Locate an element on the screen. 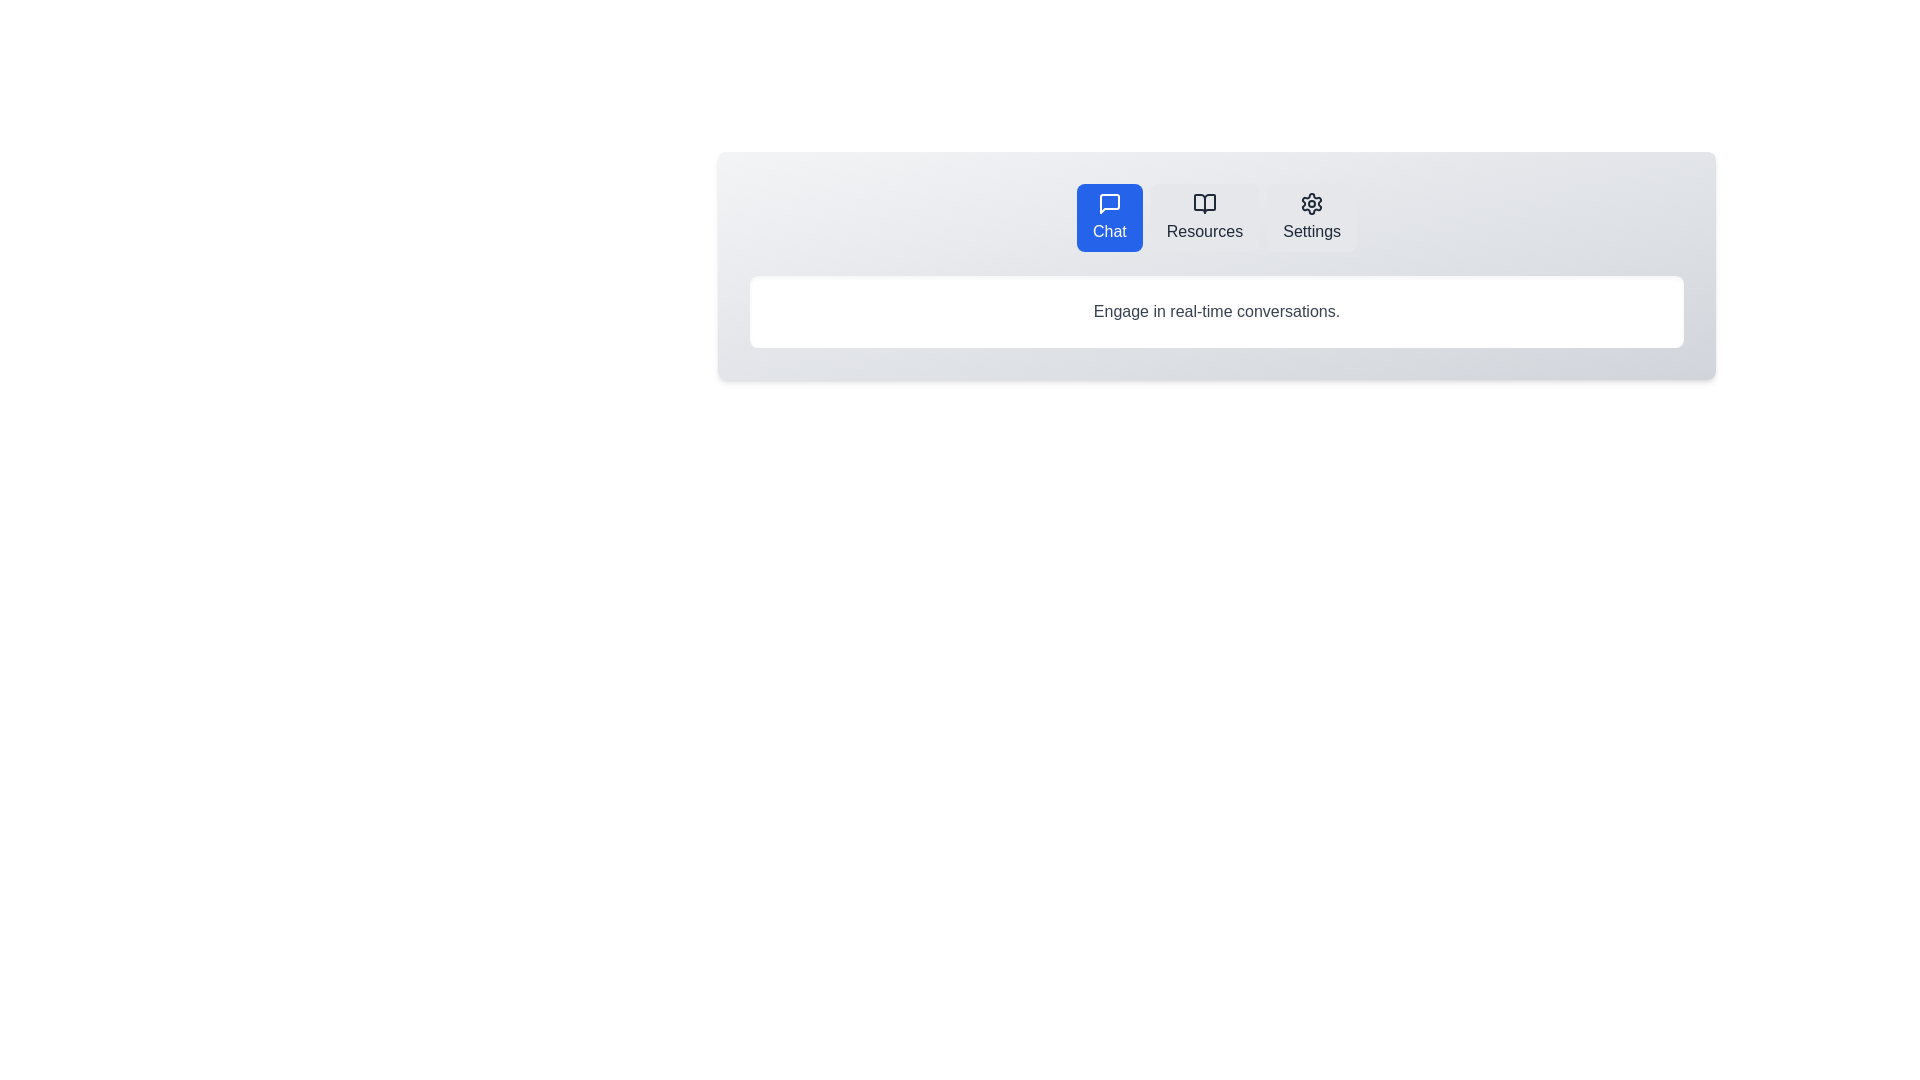 This screenshot has width=1920, height=1080. the small, square-shaped icon resembling a speech bubble with a blue background and white outline, which is located within the 'Chat' button at the top-left of the navigation items is located at coordinates (1108, 204).